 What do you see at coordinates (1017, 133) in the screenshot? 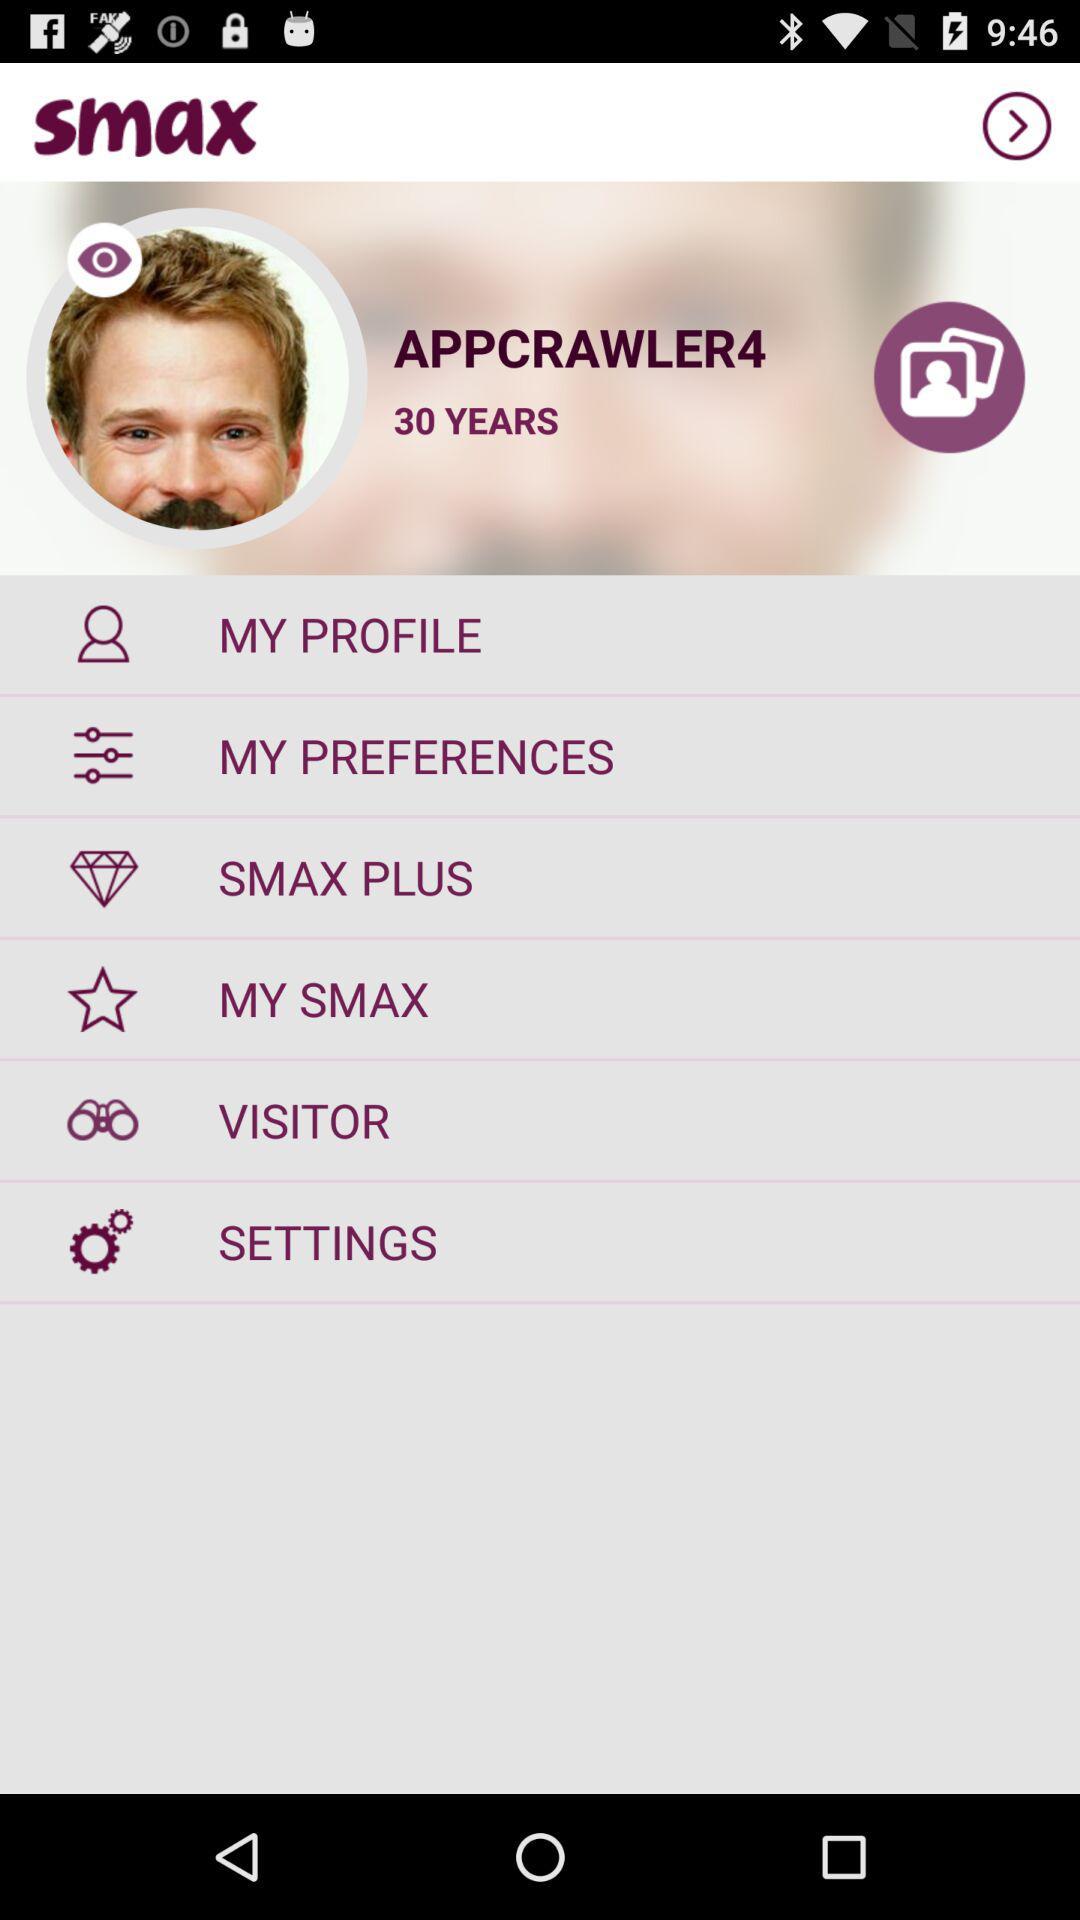
I see `the arrow_forward icon` at bounding box center [1017, 133].